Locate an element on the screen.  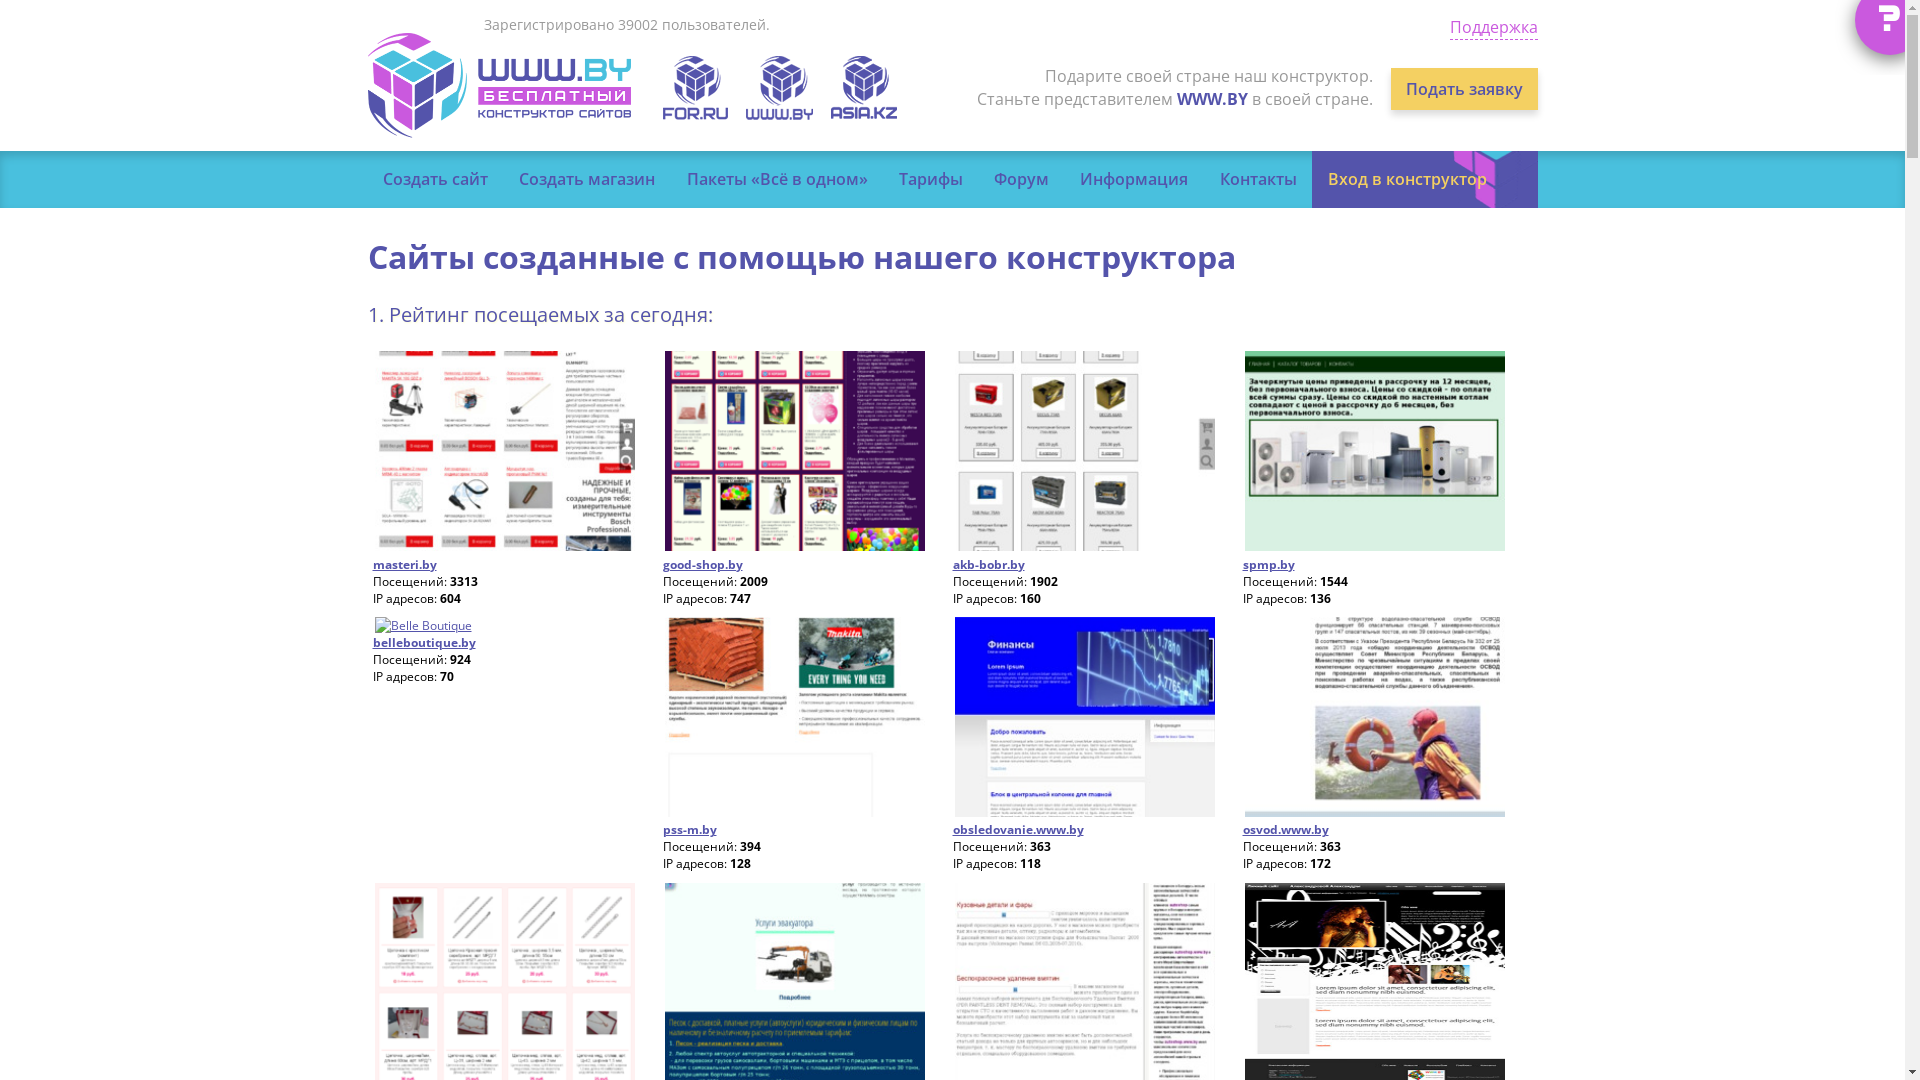
'spmp.by' is located at coordinates (1266, 564).